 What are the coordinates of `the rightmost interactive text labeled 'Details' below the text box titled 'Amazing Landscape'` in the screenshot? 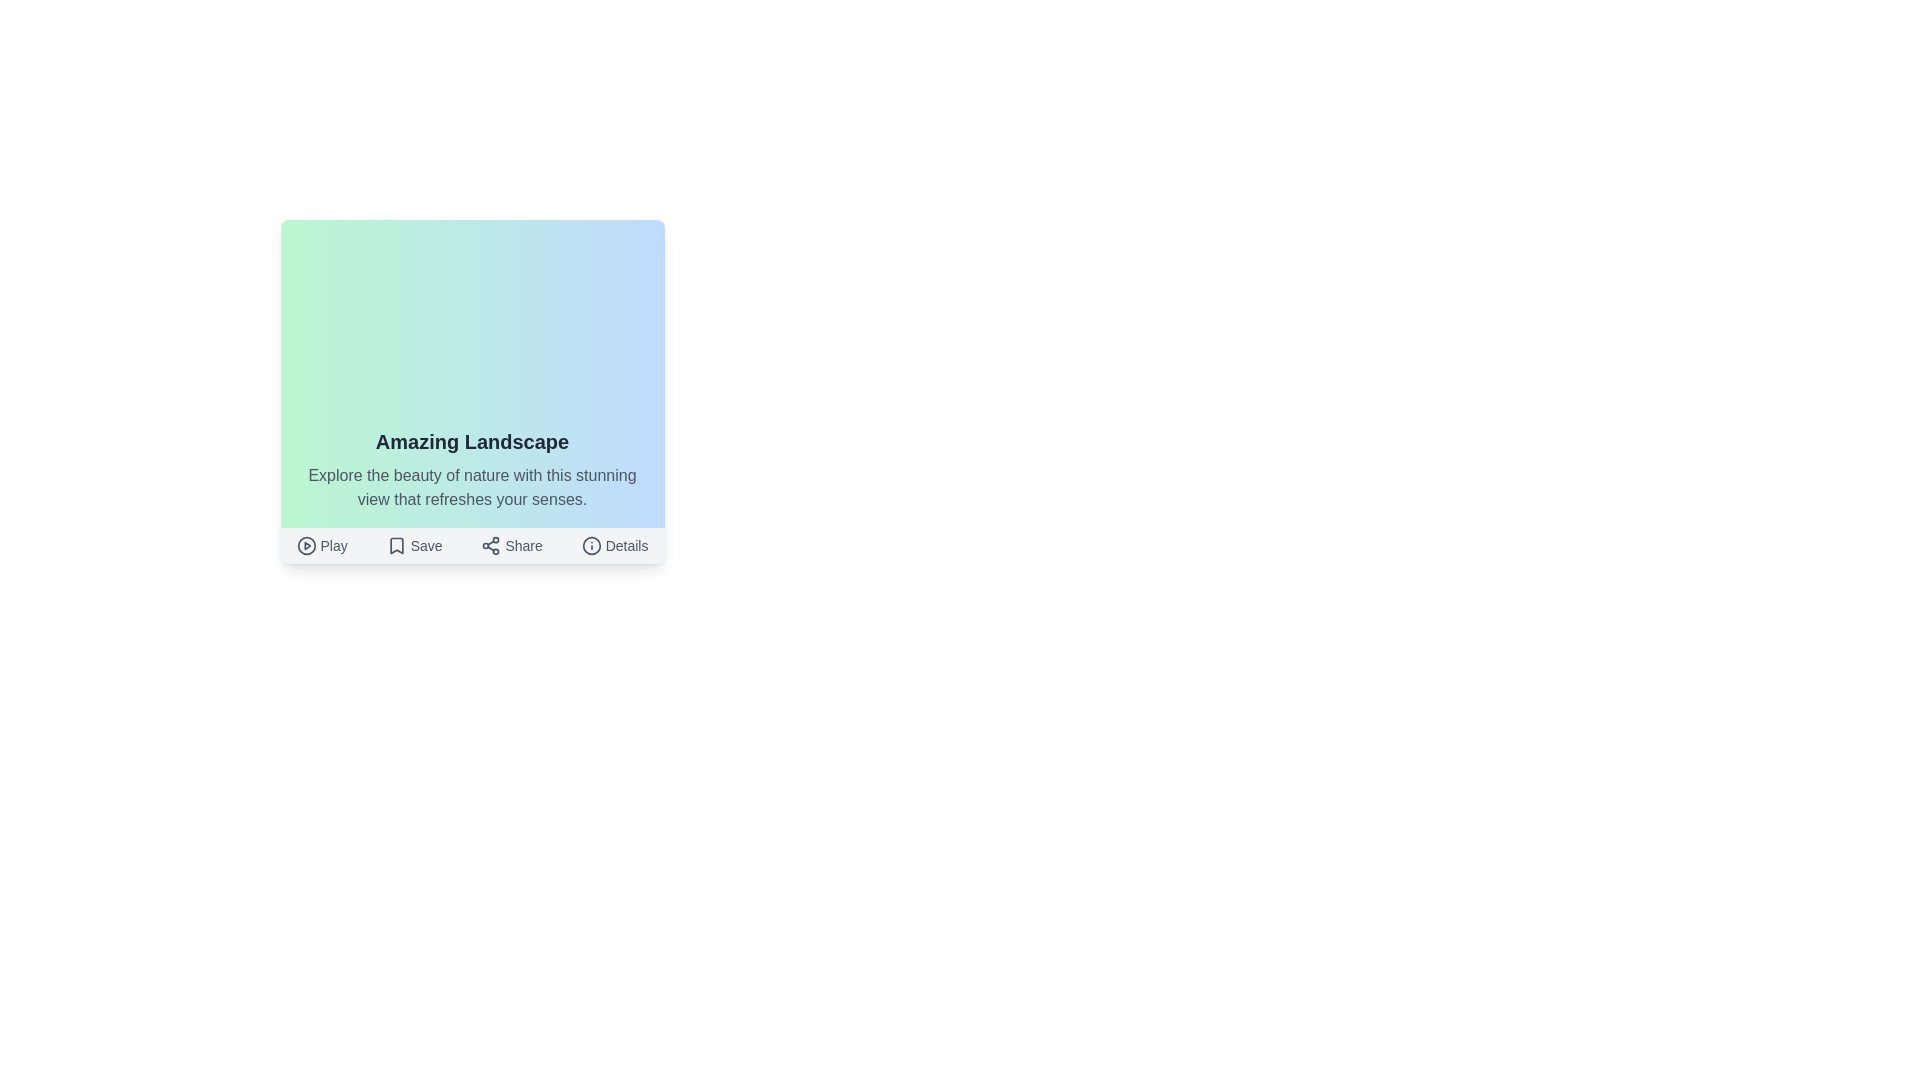 It's located at (614, 546).